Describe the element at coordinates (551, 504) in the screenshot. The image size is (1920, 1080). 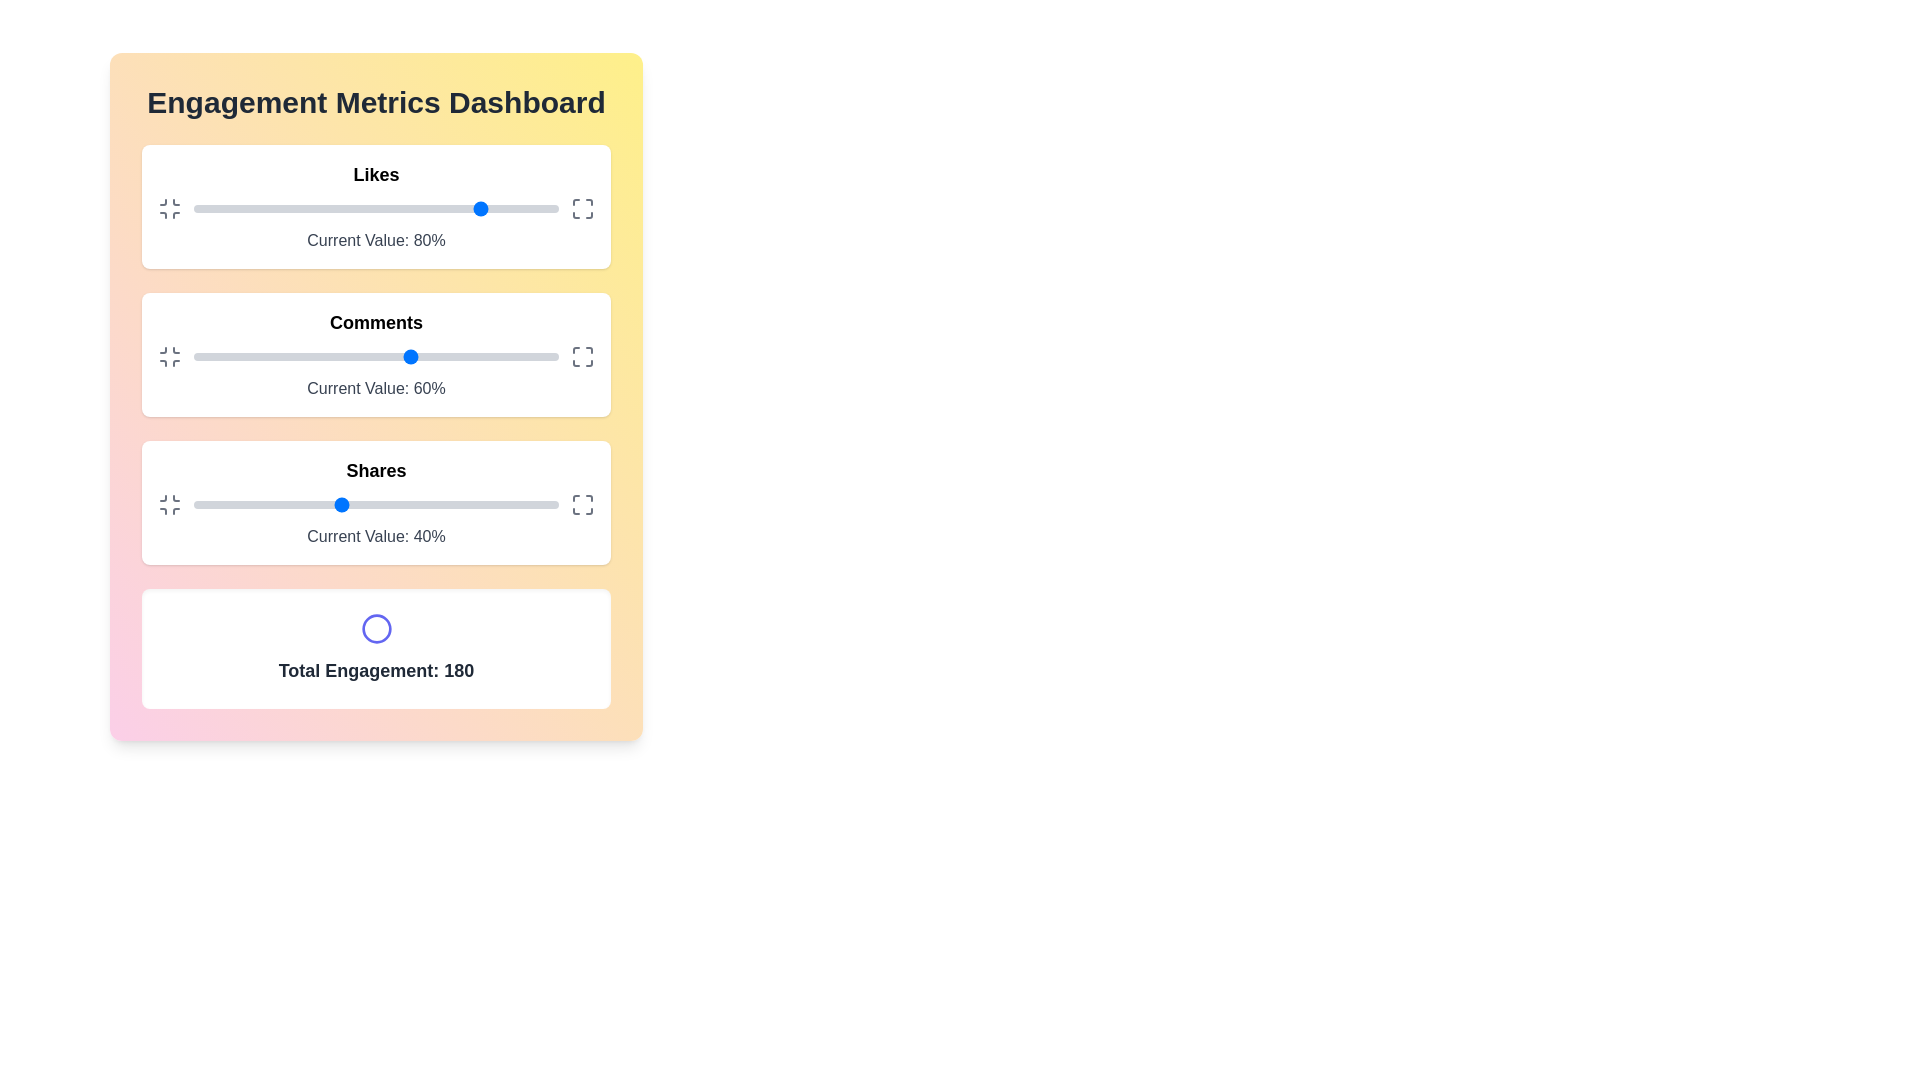
I see `the 'Shares' slider` at that location.